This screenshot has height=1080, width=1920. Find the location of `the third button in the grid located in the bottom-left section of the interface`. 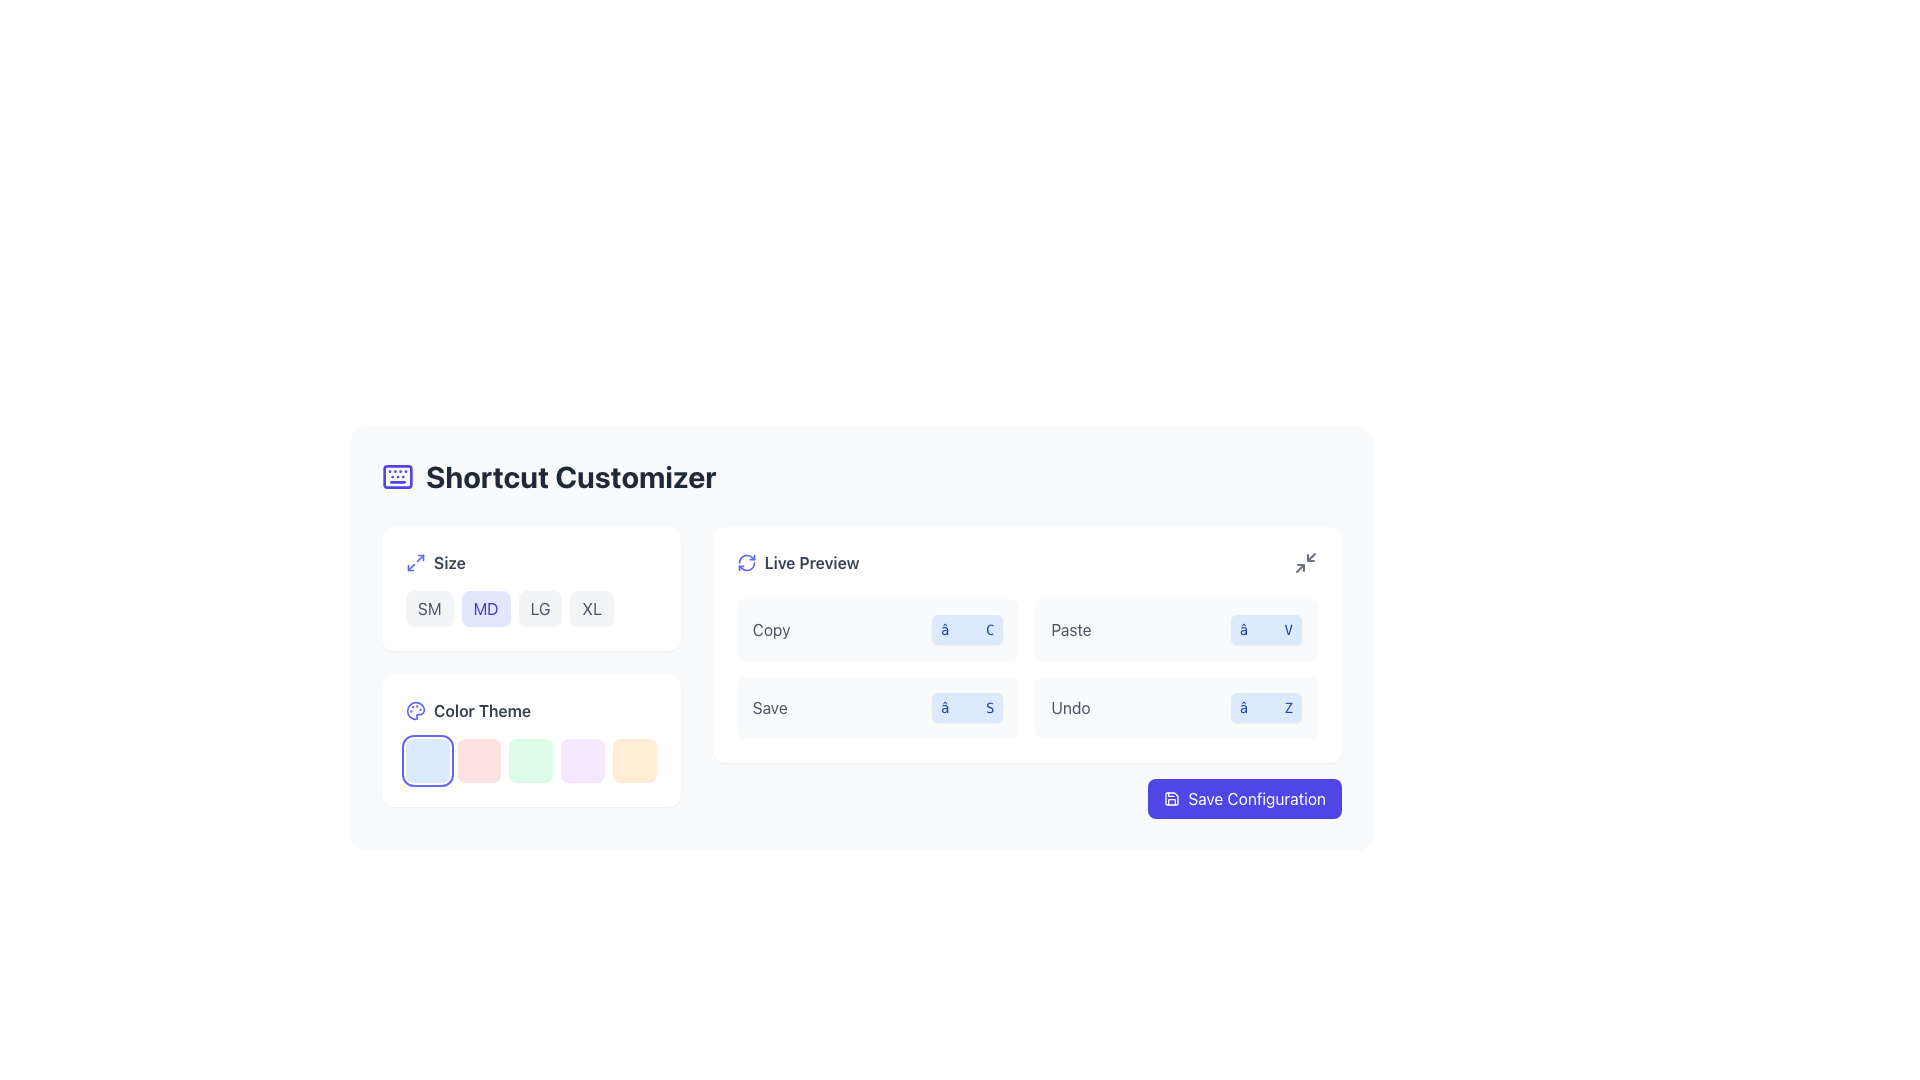

the third button in the grid located in the bottom-left section of the interface is located at coordinates (531, 760).